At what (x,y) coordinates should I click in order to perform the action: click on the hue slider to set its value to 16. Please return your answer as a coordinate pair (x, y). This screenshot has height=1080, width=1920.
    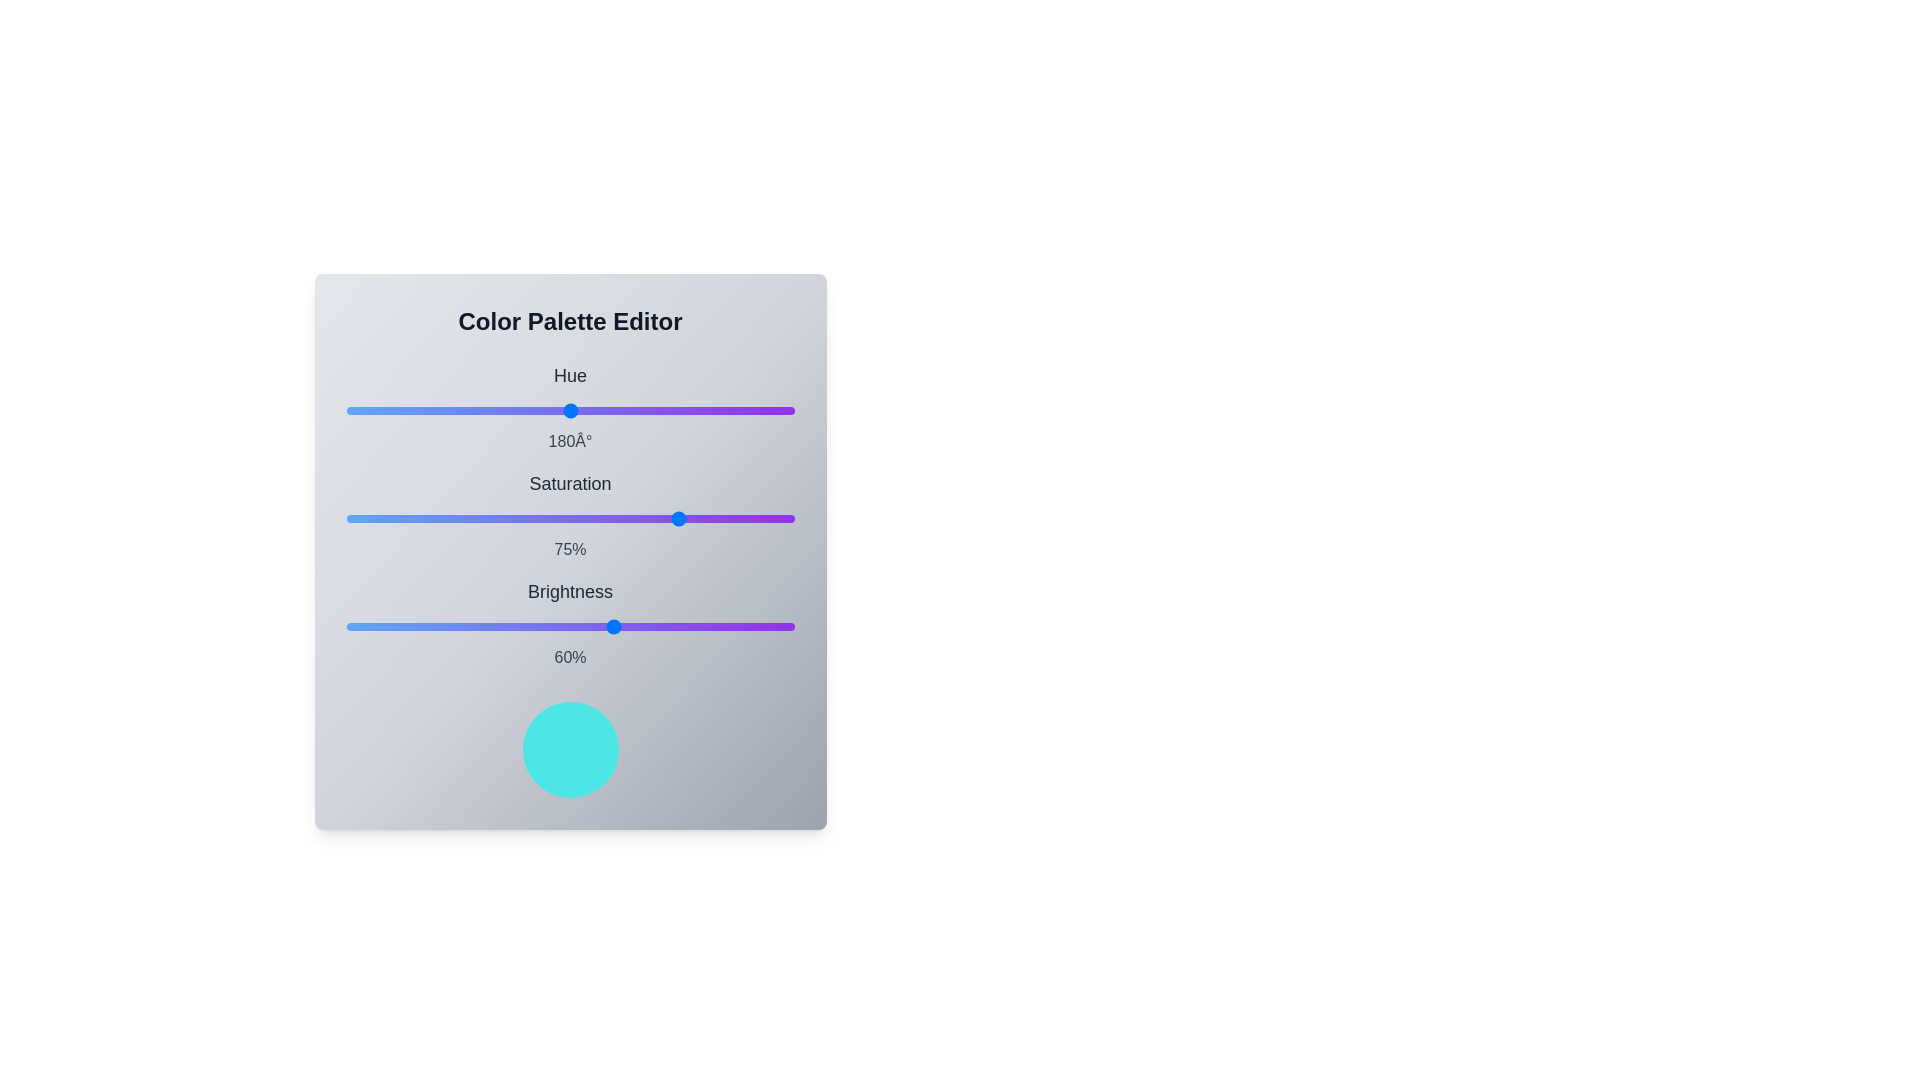
    Looking at the image, I should click on (366, 410).